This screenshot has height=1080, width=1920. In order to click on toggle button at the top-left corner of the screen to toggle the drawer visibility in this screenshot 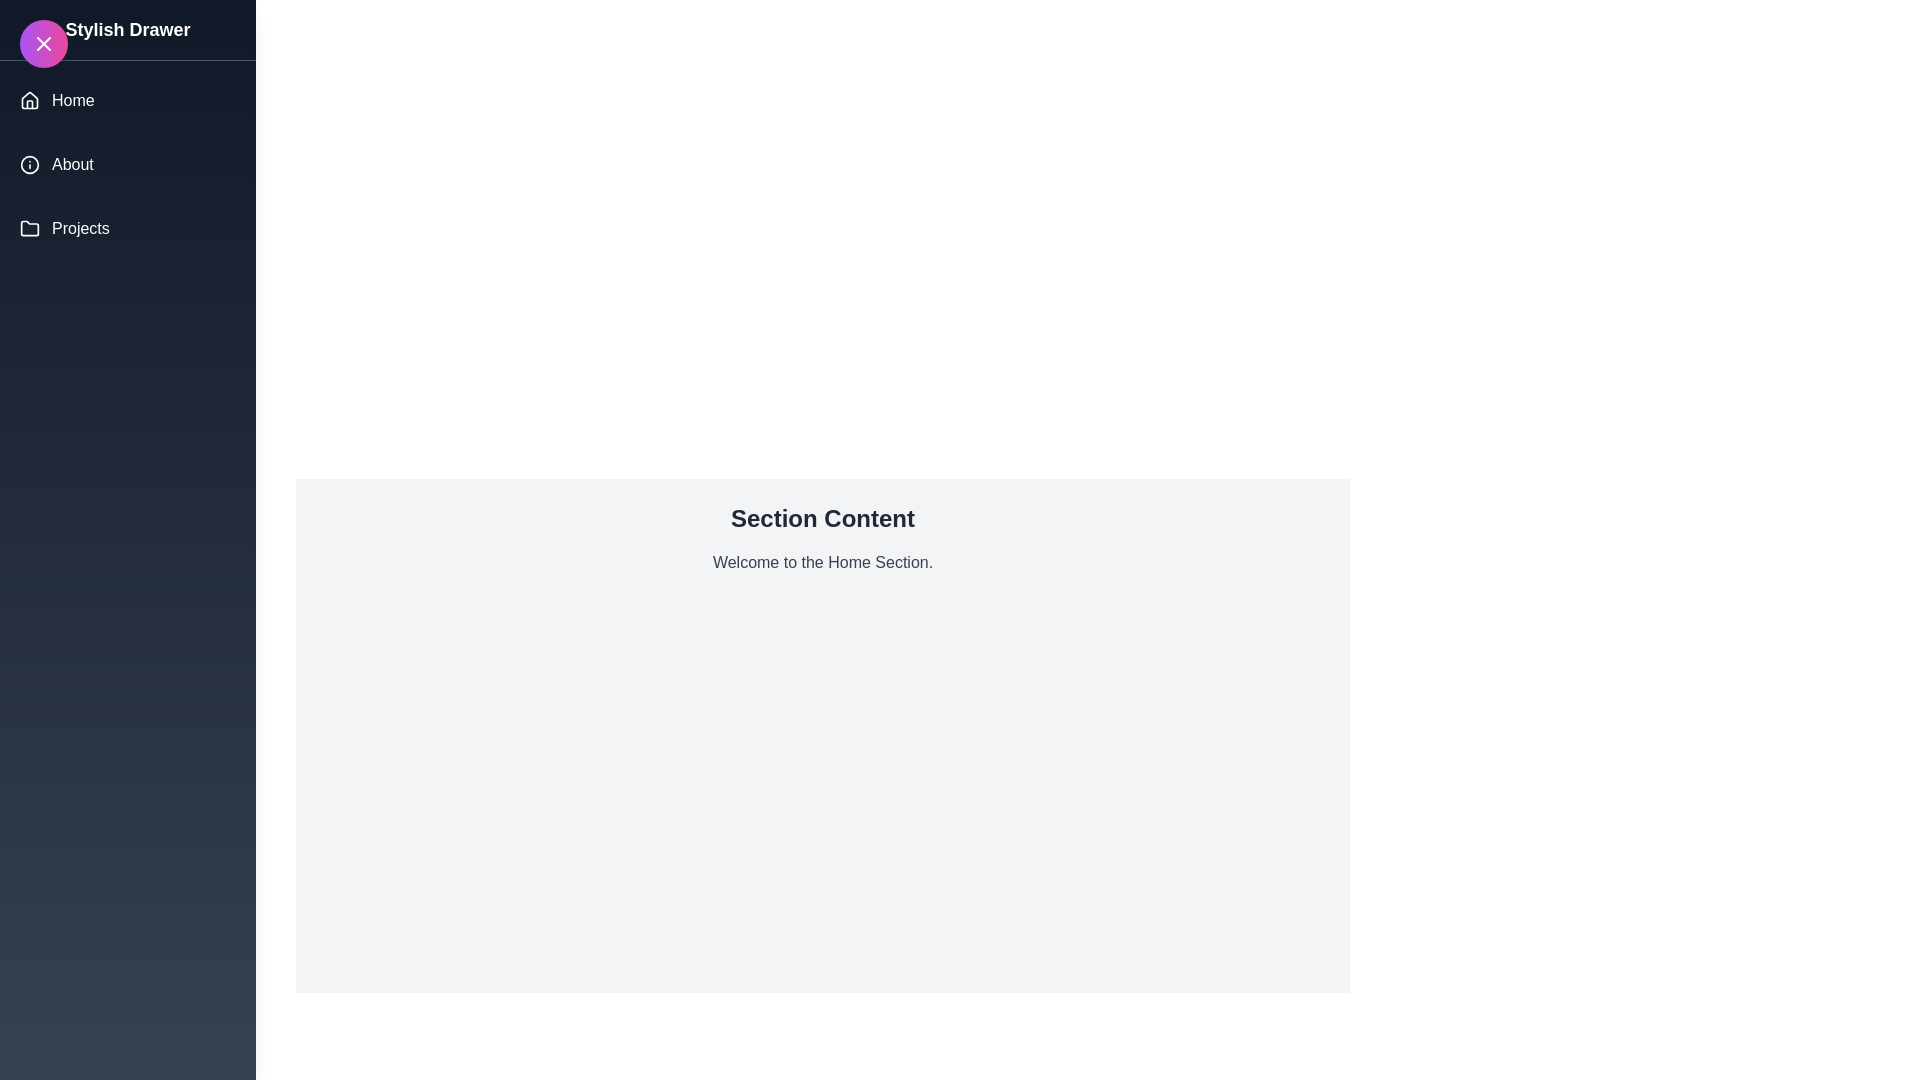, I will do `click(43, 43)`.